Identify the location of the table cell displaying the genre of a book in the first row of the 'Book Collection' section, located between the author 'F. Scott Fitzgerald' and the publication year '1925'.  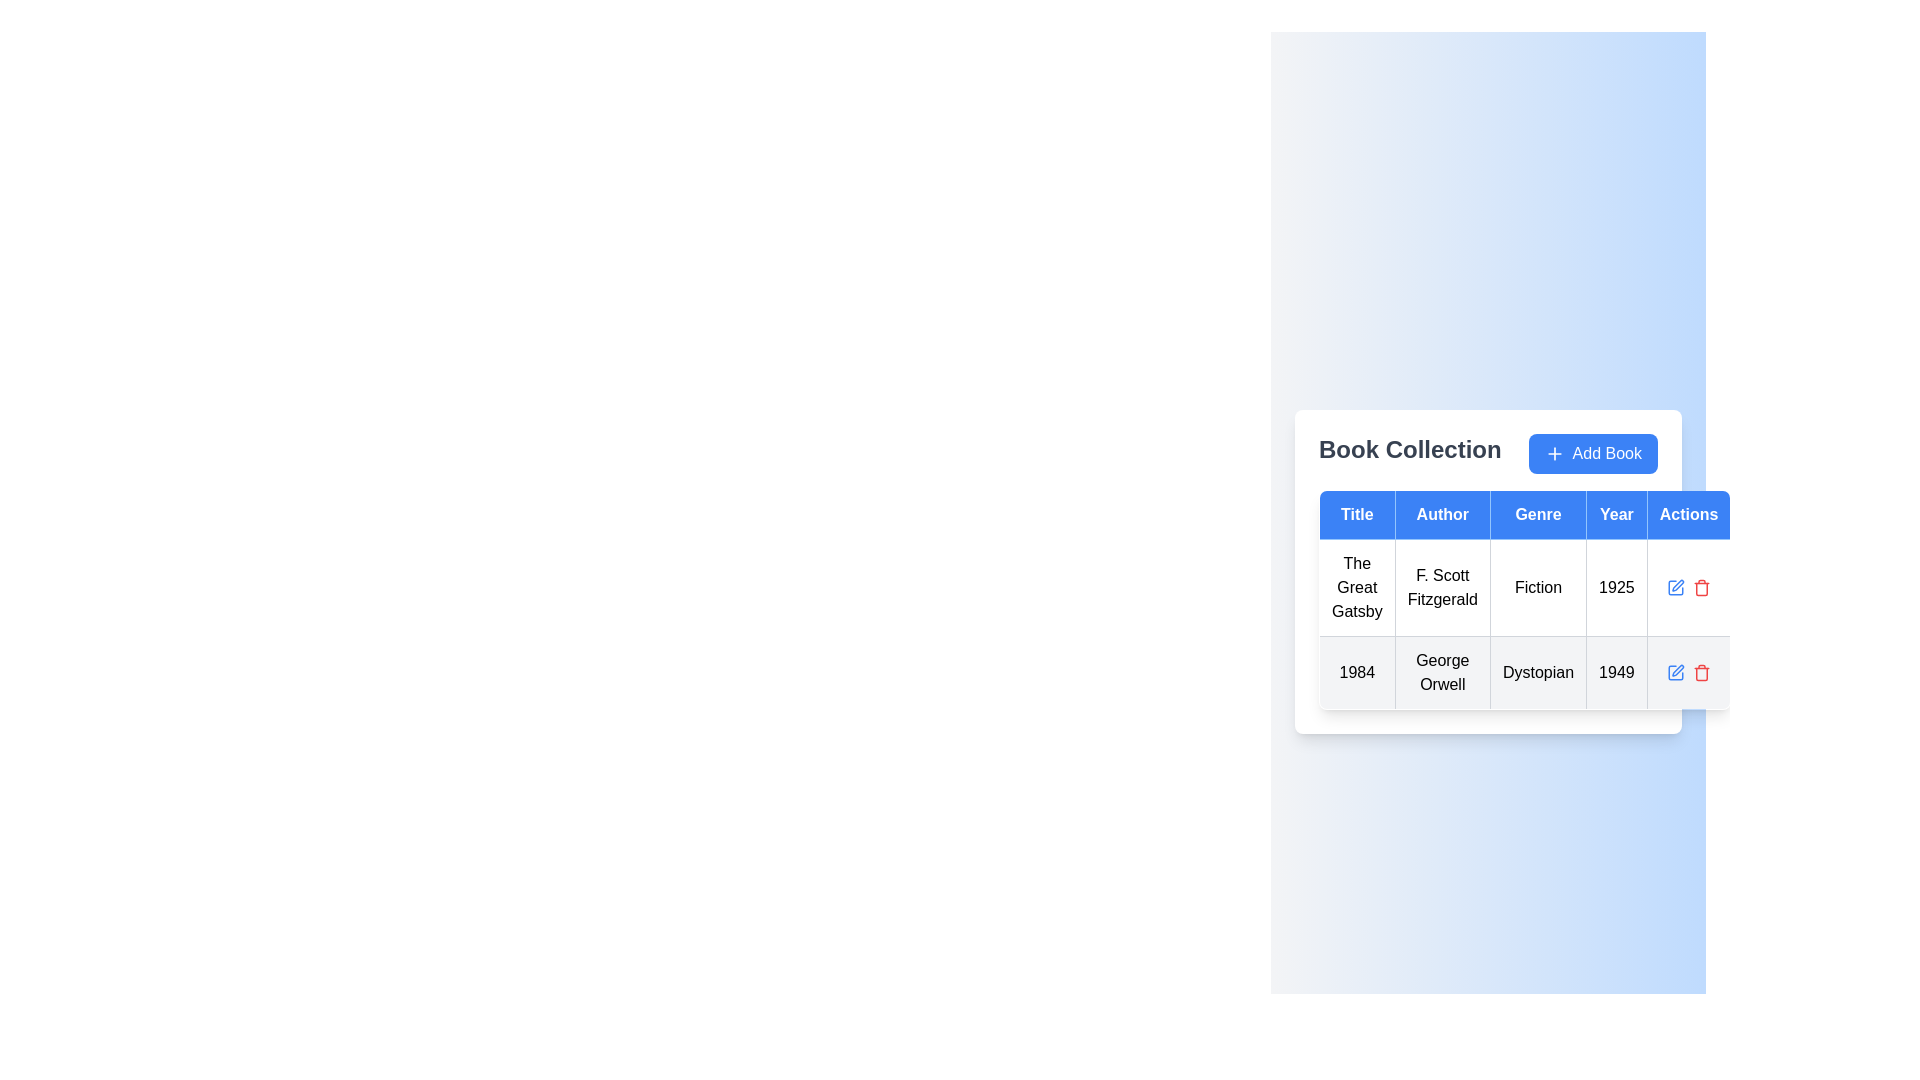
(1524, 623).